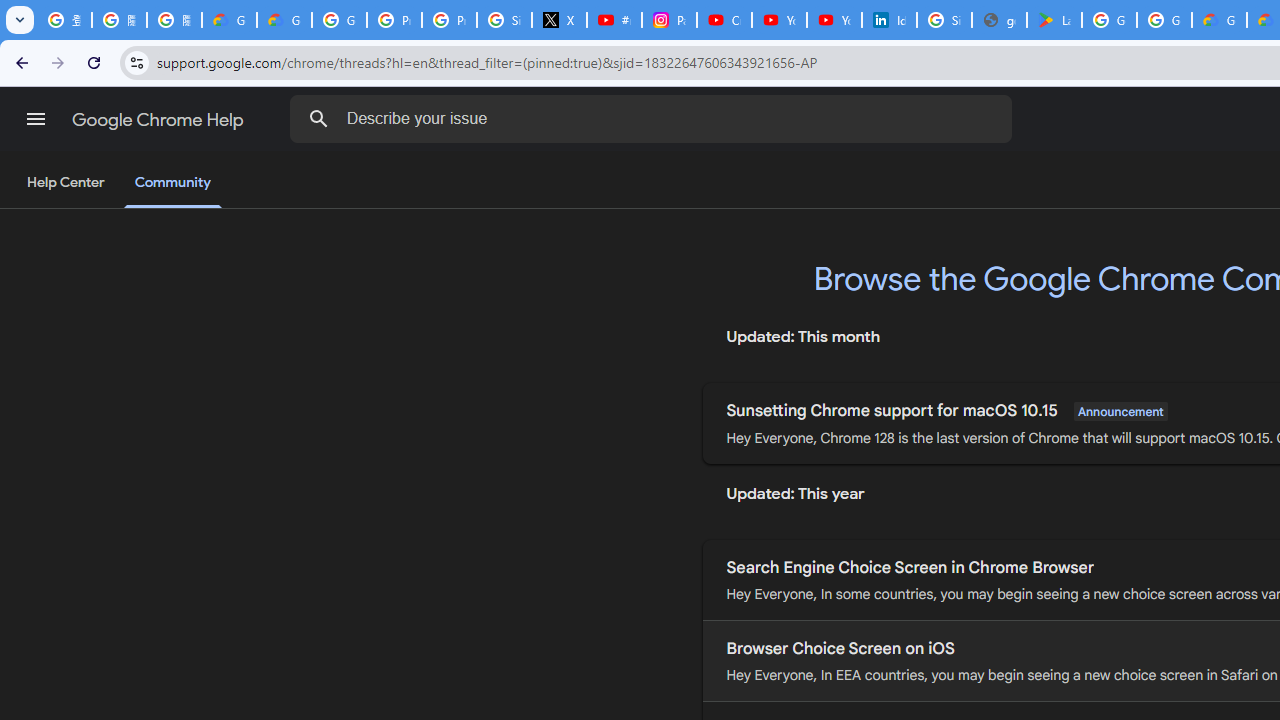 Image resolution: width=1280 pixels, height=720 pixels. What do you see at coordinates (394, 20) in the screenshot?
I see `'Privacy Help Center - Policies Help'` at bounding box center [394, 20].